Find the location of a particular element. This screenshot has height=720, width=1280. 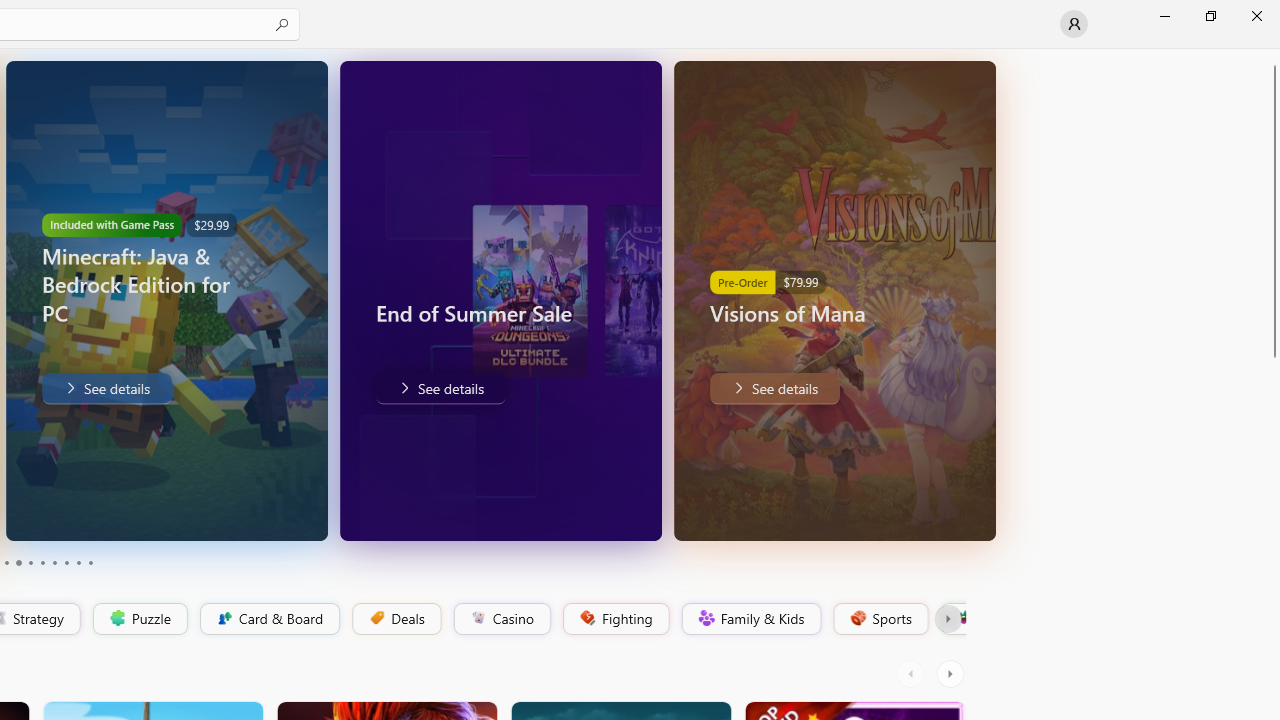

'Page 5' is located at coordinates (30, 563).